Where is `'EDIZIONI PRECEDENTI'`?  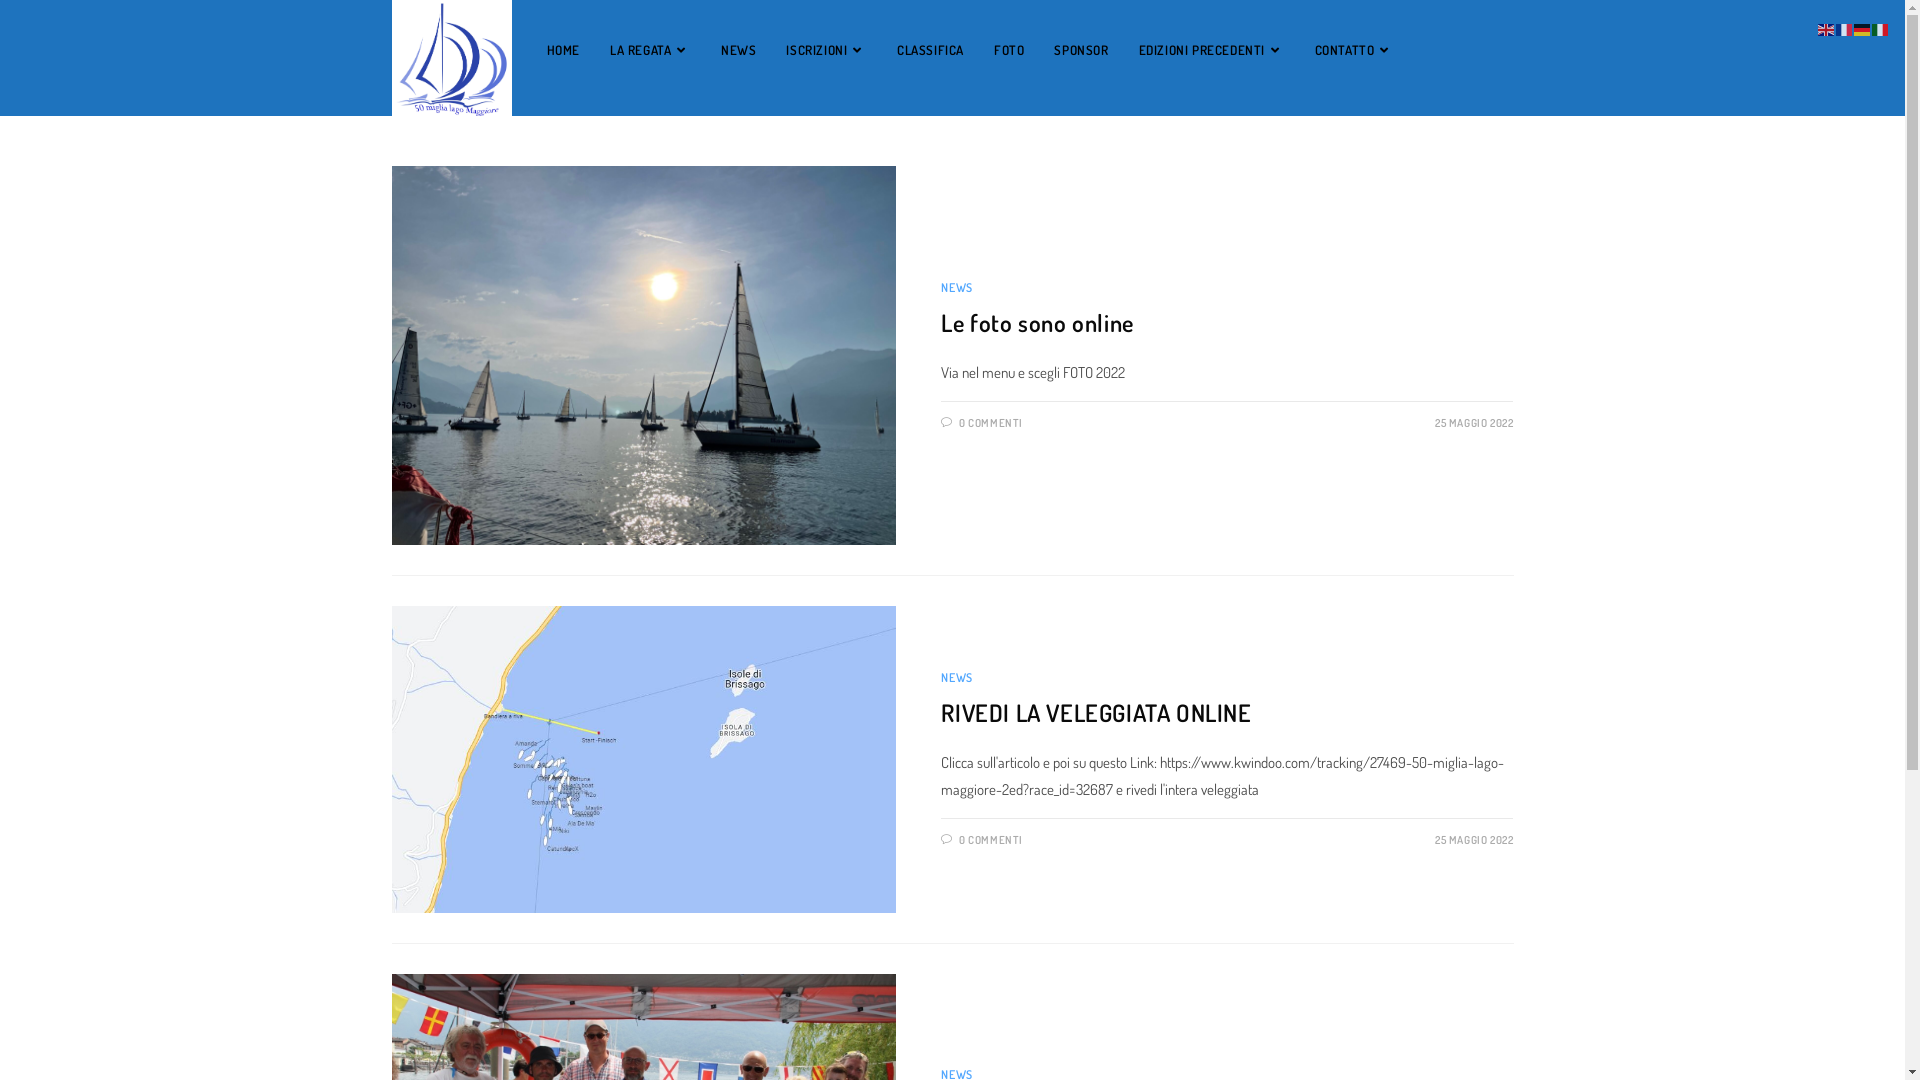
'EDIZIONI PRECEDENTI' is located at coordinates (1123, 49).